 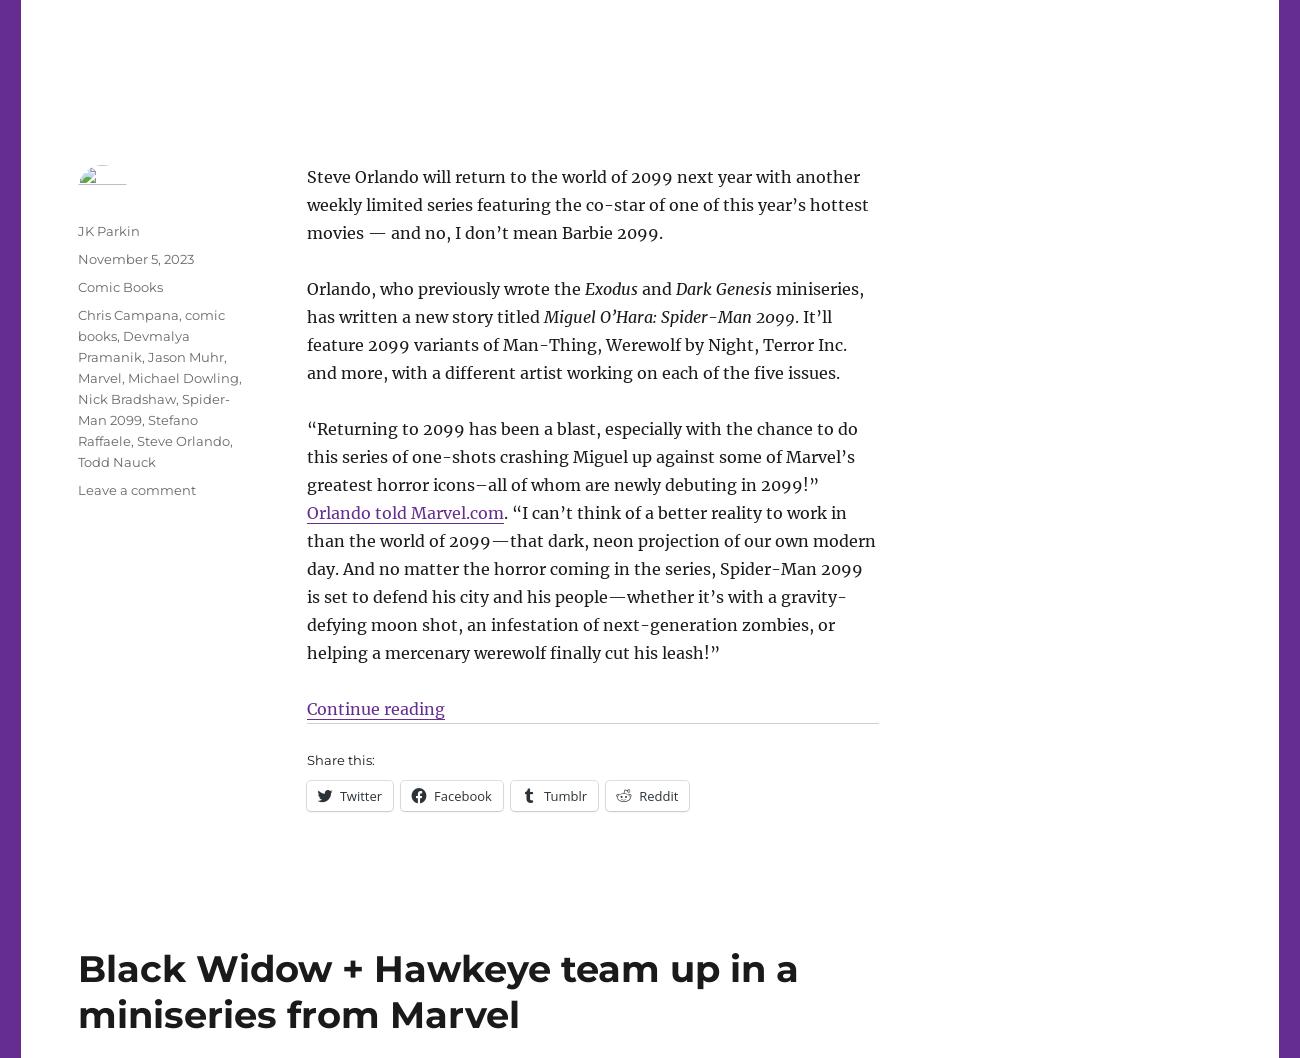 I want to click on '“Returning to 2099 has been a blast, especially with the chance to do this series of one-shots crashing Miguel up against some of Marvel’s greatest horror icons–all of whom are newly debuting in 2099!”', so click(x=580, y=455).